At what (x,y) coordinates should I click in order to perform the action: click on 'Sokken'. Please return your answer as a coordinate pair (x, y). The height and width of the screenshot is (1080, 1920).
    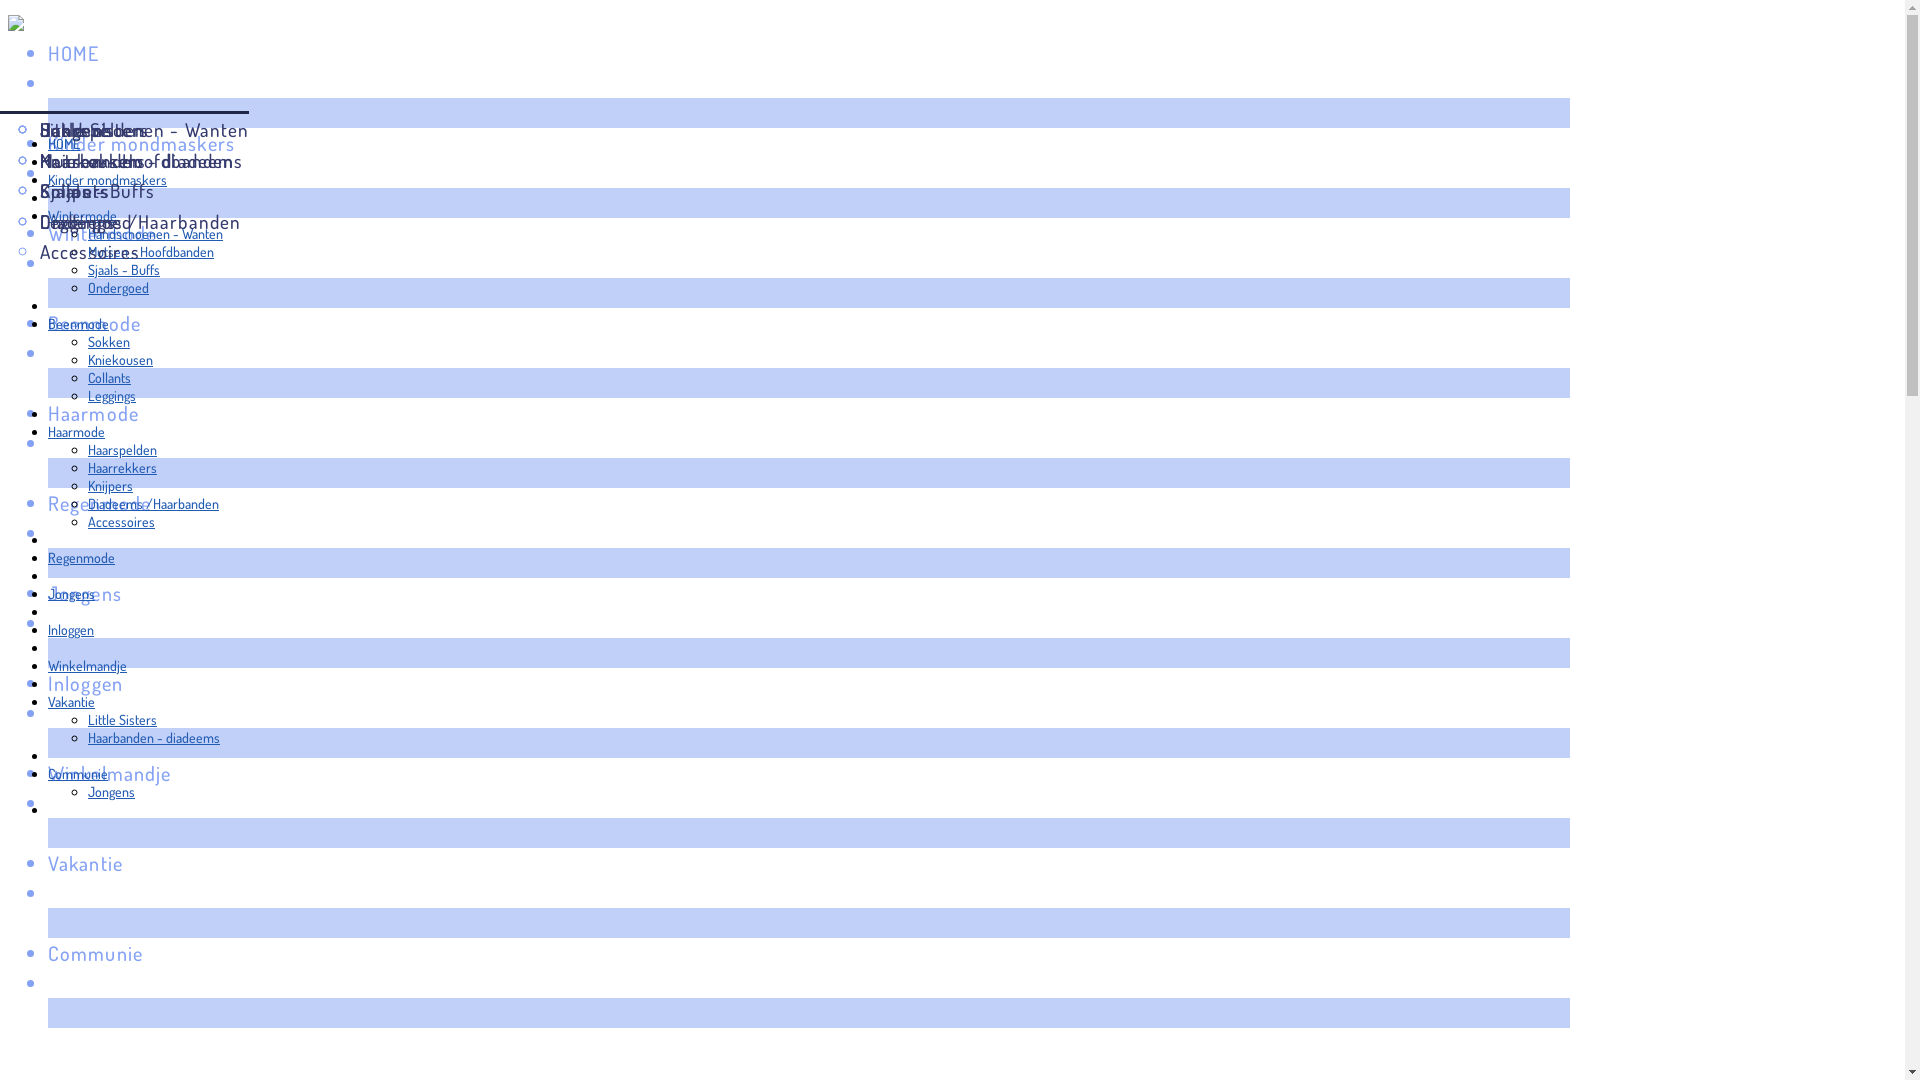
    Looking at the image, I should click on (108, 340).